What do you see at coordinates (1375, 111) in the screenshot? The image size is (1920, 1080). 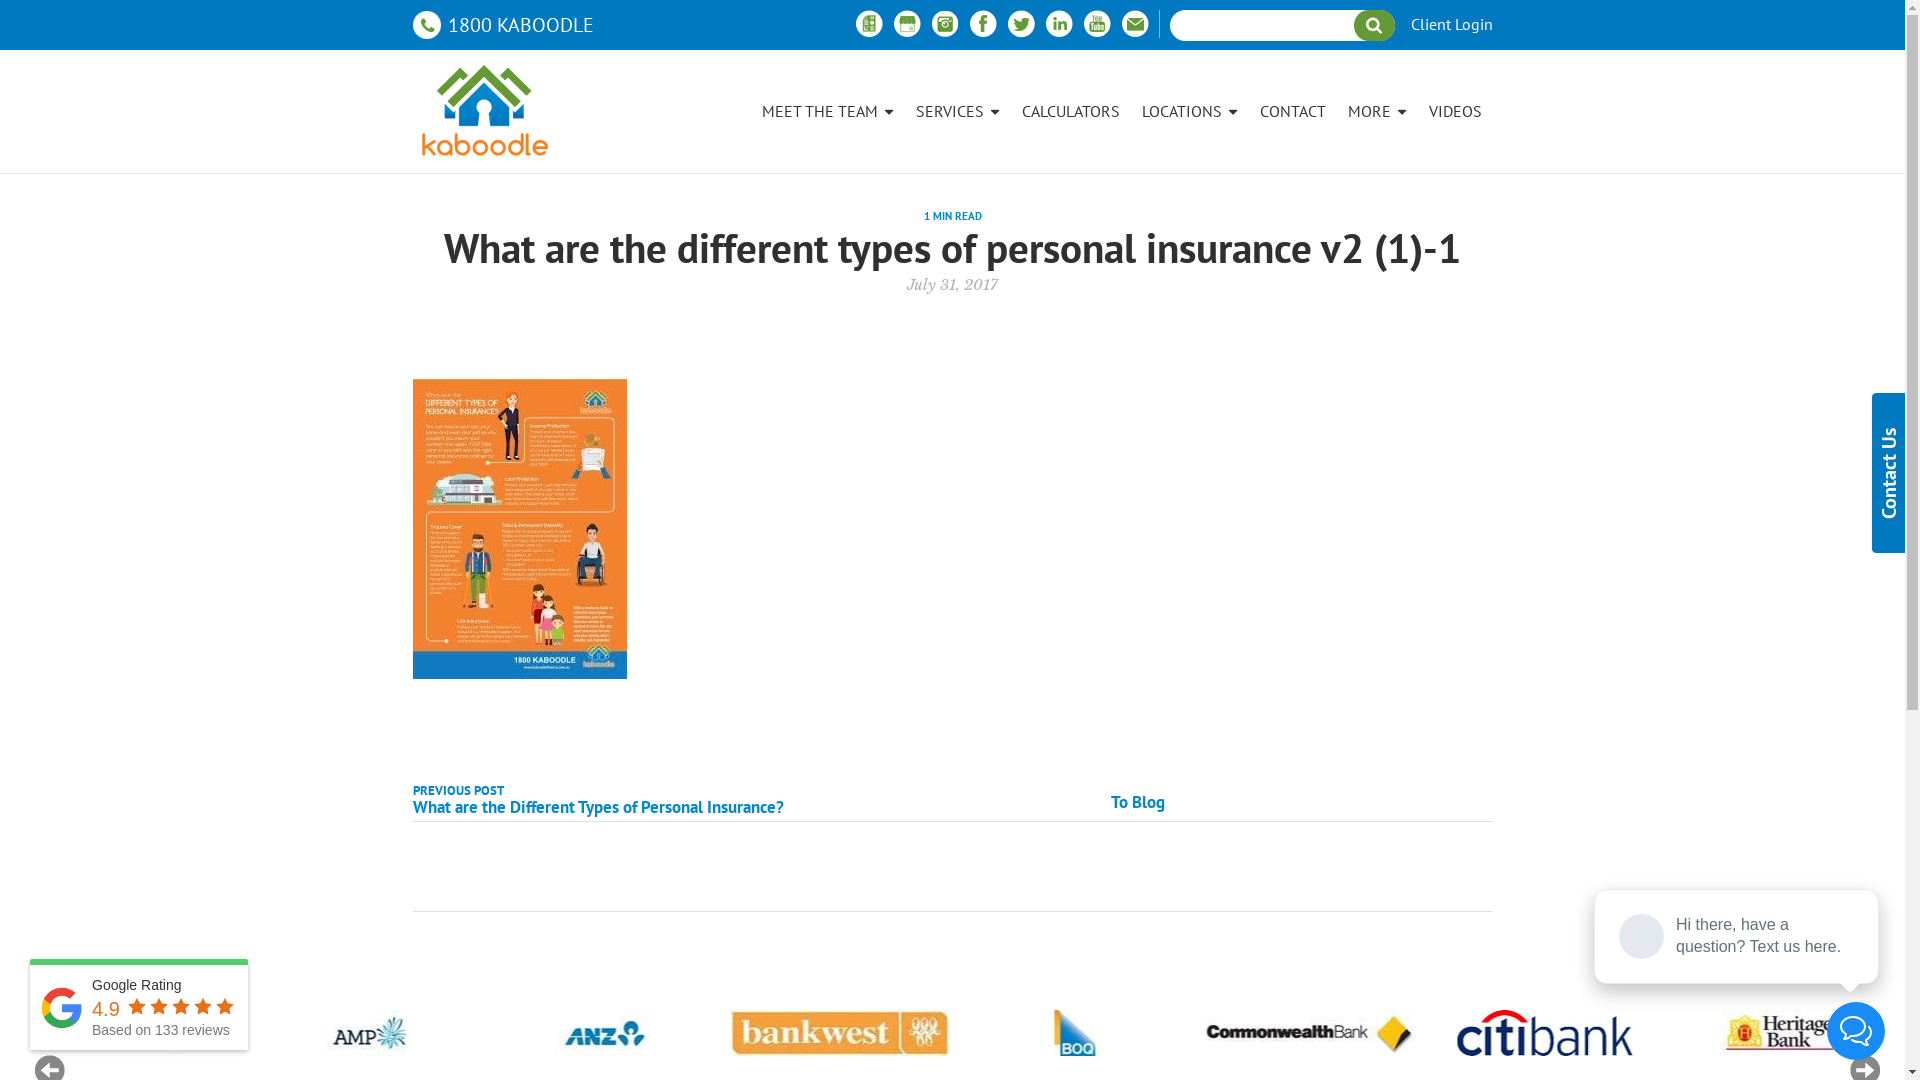 I see `'MORE'` at bounding box center [1375, 111].